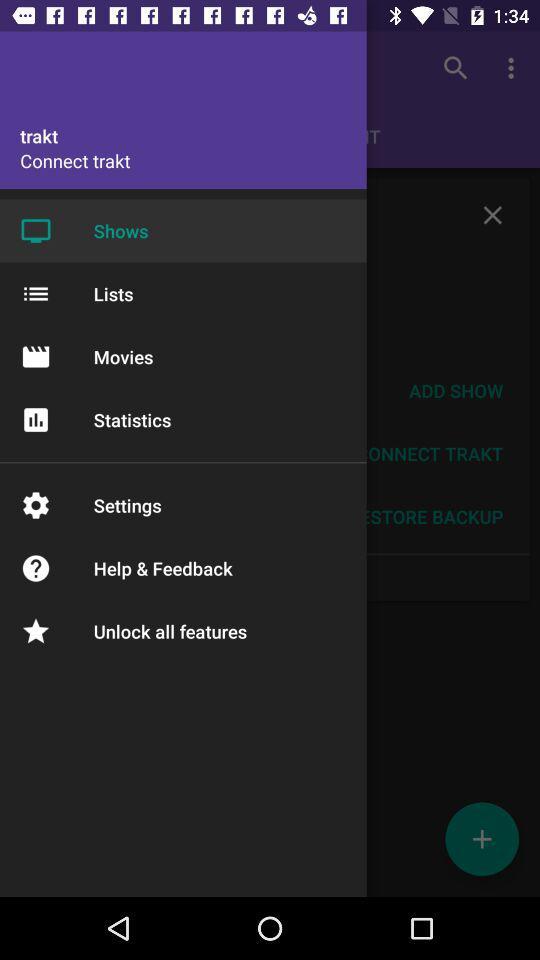 The height and width of the screenshot is (960, 540). What do you see at coordinates (481, 839) in the screenshot?
I see `the add icon` at bounding box center [481, 839].